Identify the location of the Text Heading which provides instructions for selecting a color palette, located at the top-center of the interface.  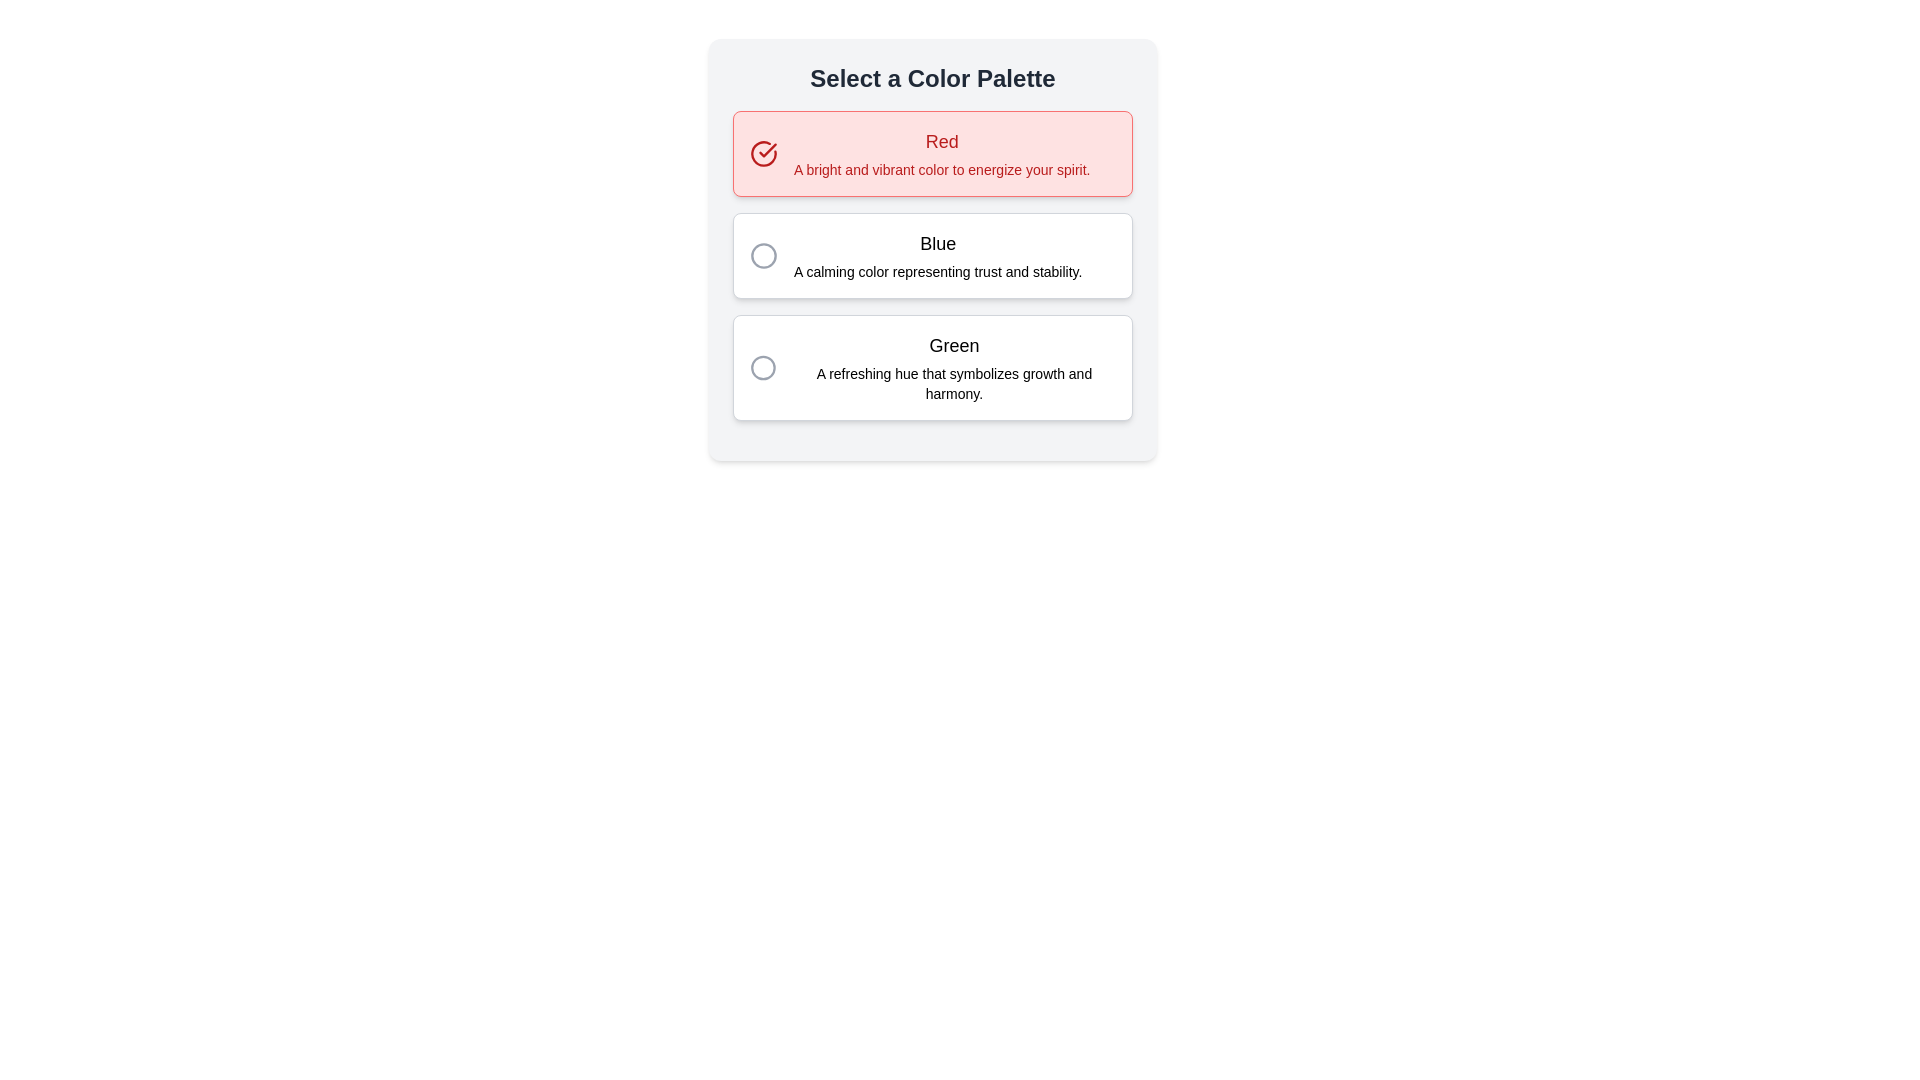
(931, 77).